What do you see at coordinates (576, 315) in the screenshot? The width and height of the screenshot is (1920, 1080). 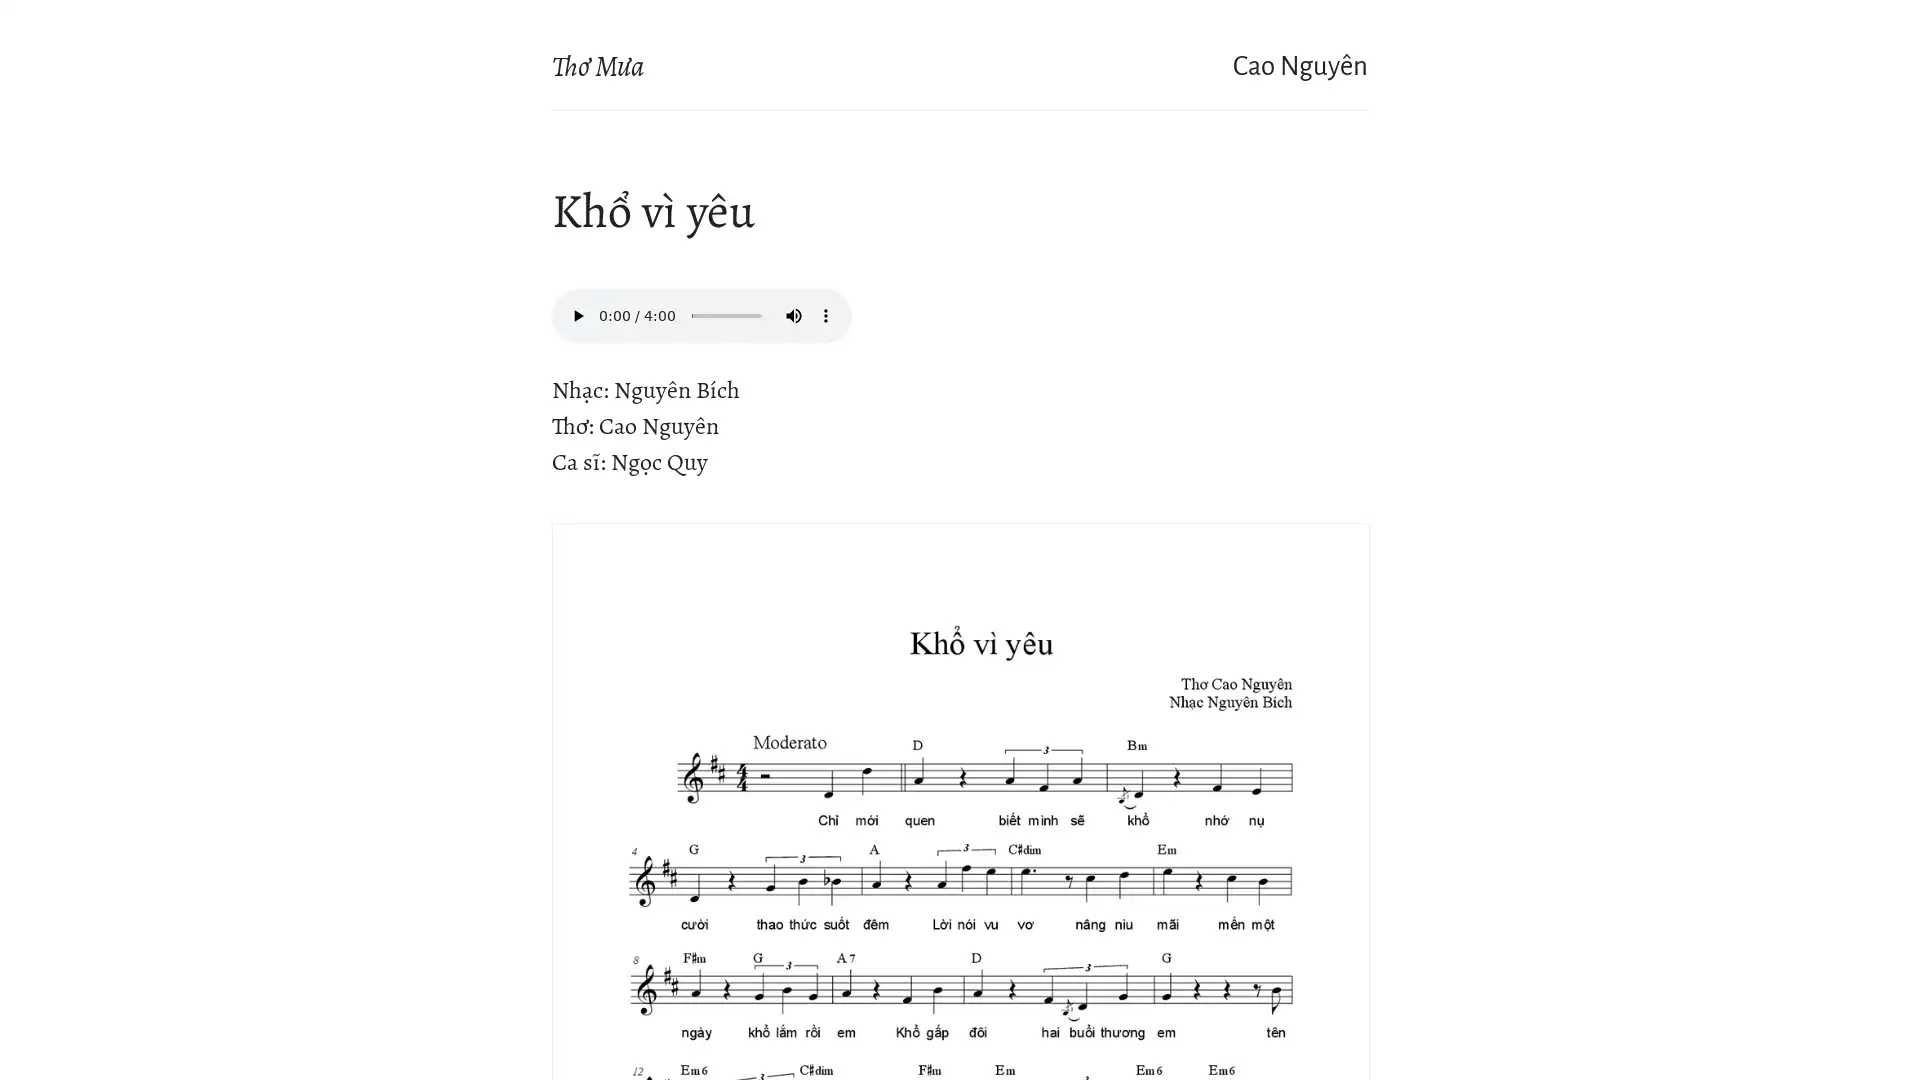 I see `play` at bounding box center [576, 315].